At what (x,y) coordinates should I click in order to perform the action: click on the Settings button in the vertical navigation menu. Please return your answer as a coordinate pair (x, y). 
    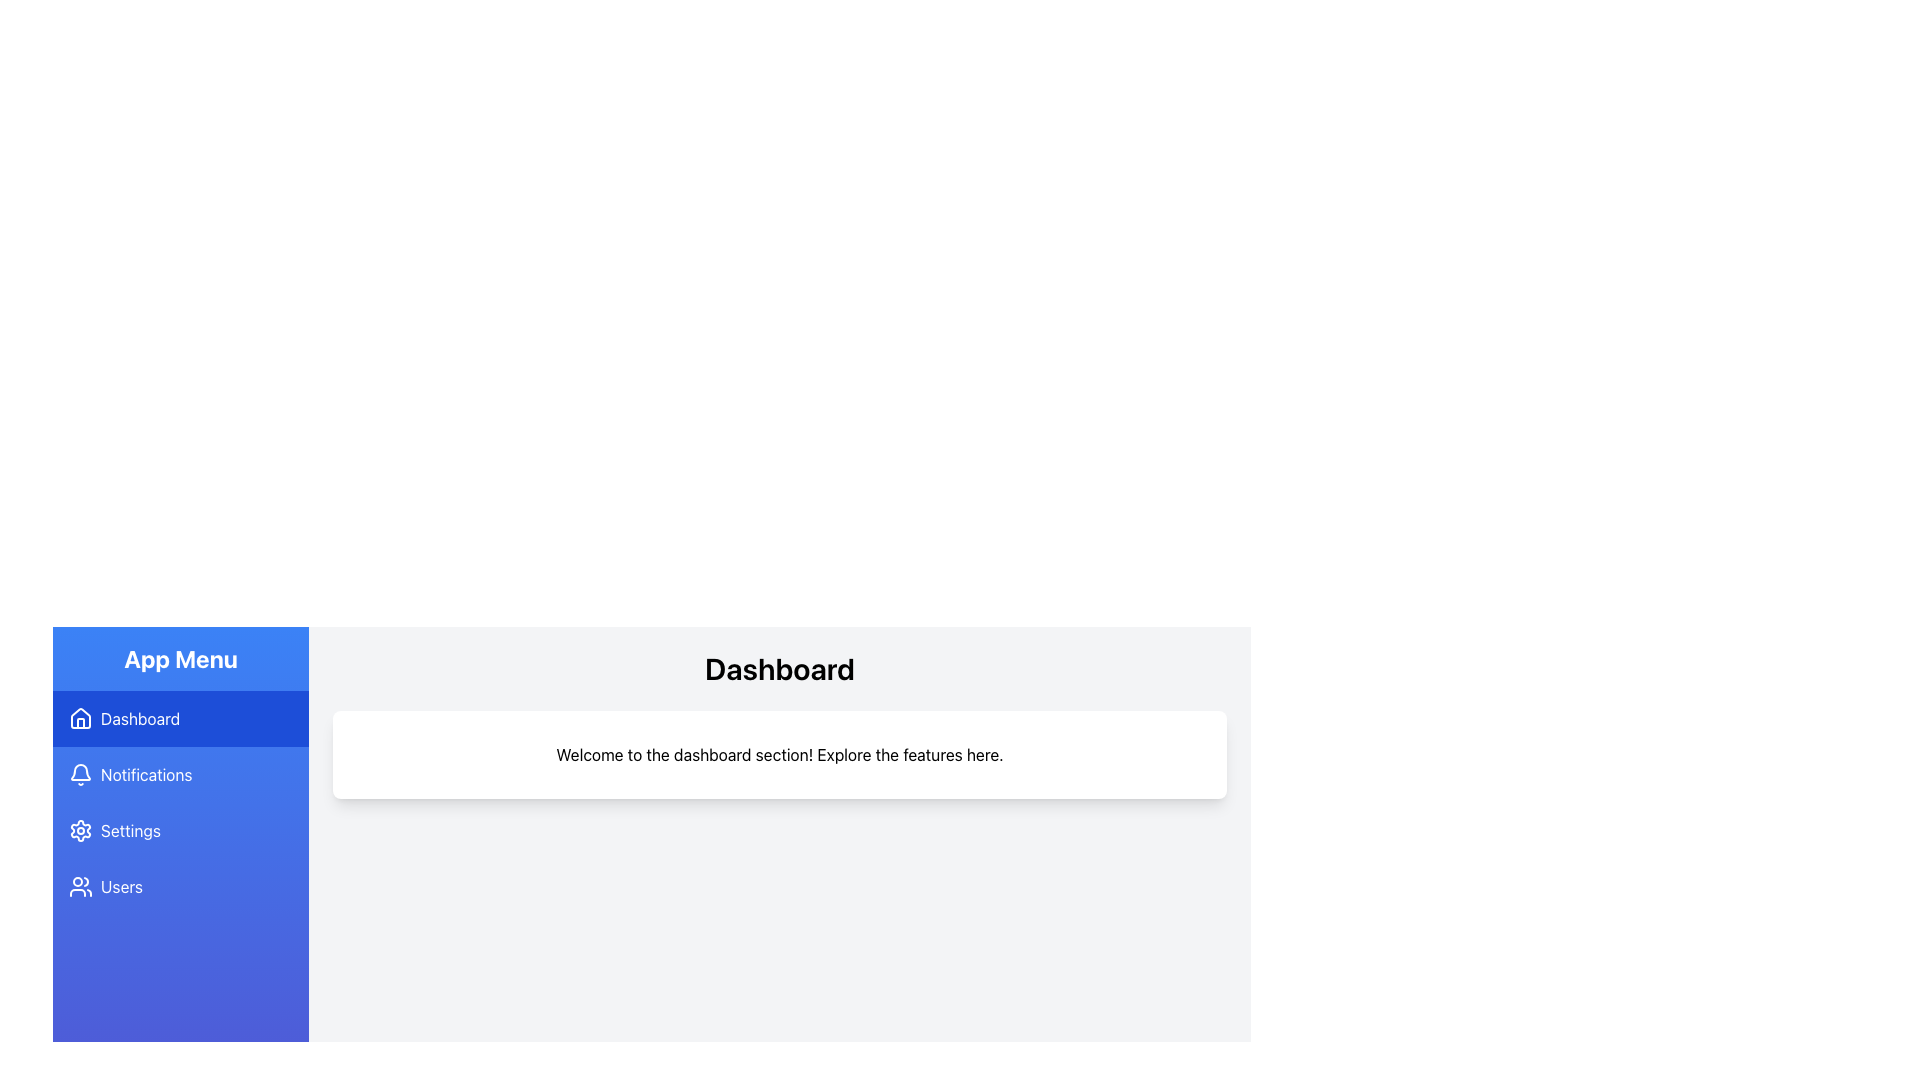
    Looking at the image, I should click on (181, 830).